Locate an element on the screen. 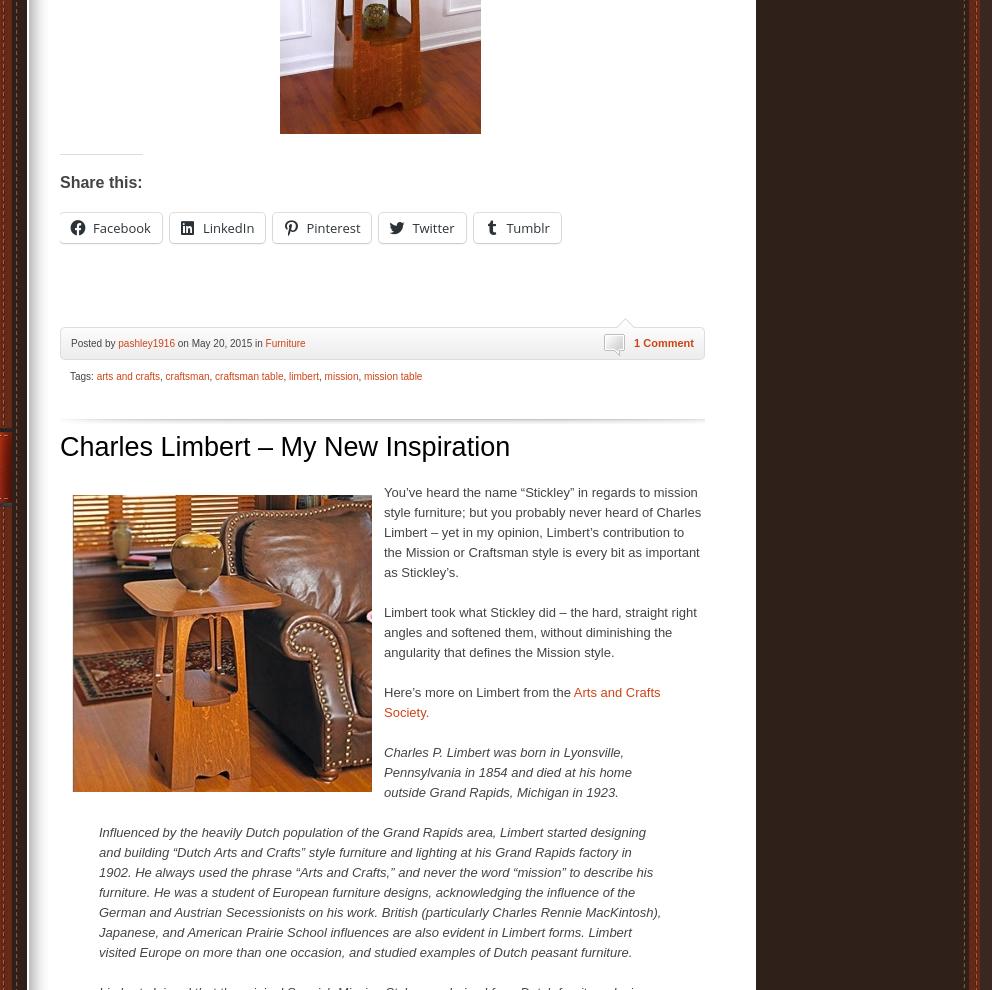 This screenshot has height=990, width=992. 'on May 20, 2015 in' is located at coordinates (219, 342).